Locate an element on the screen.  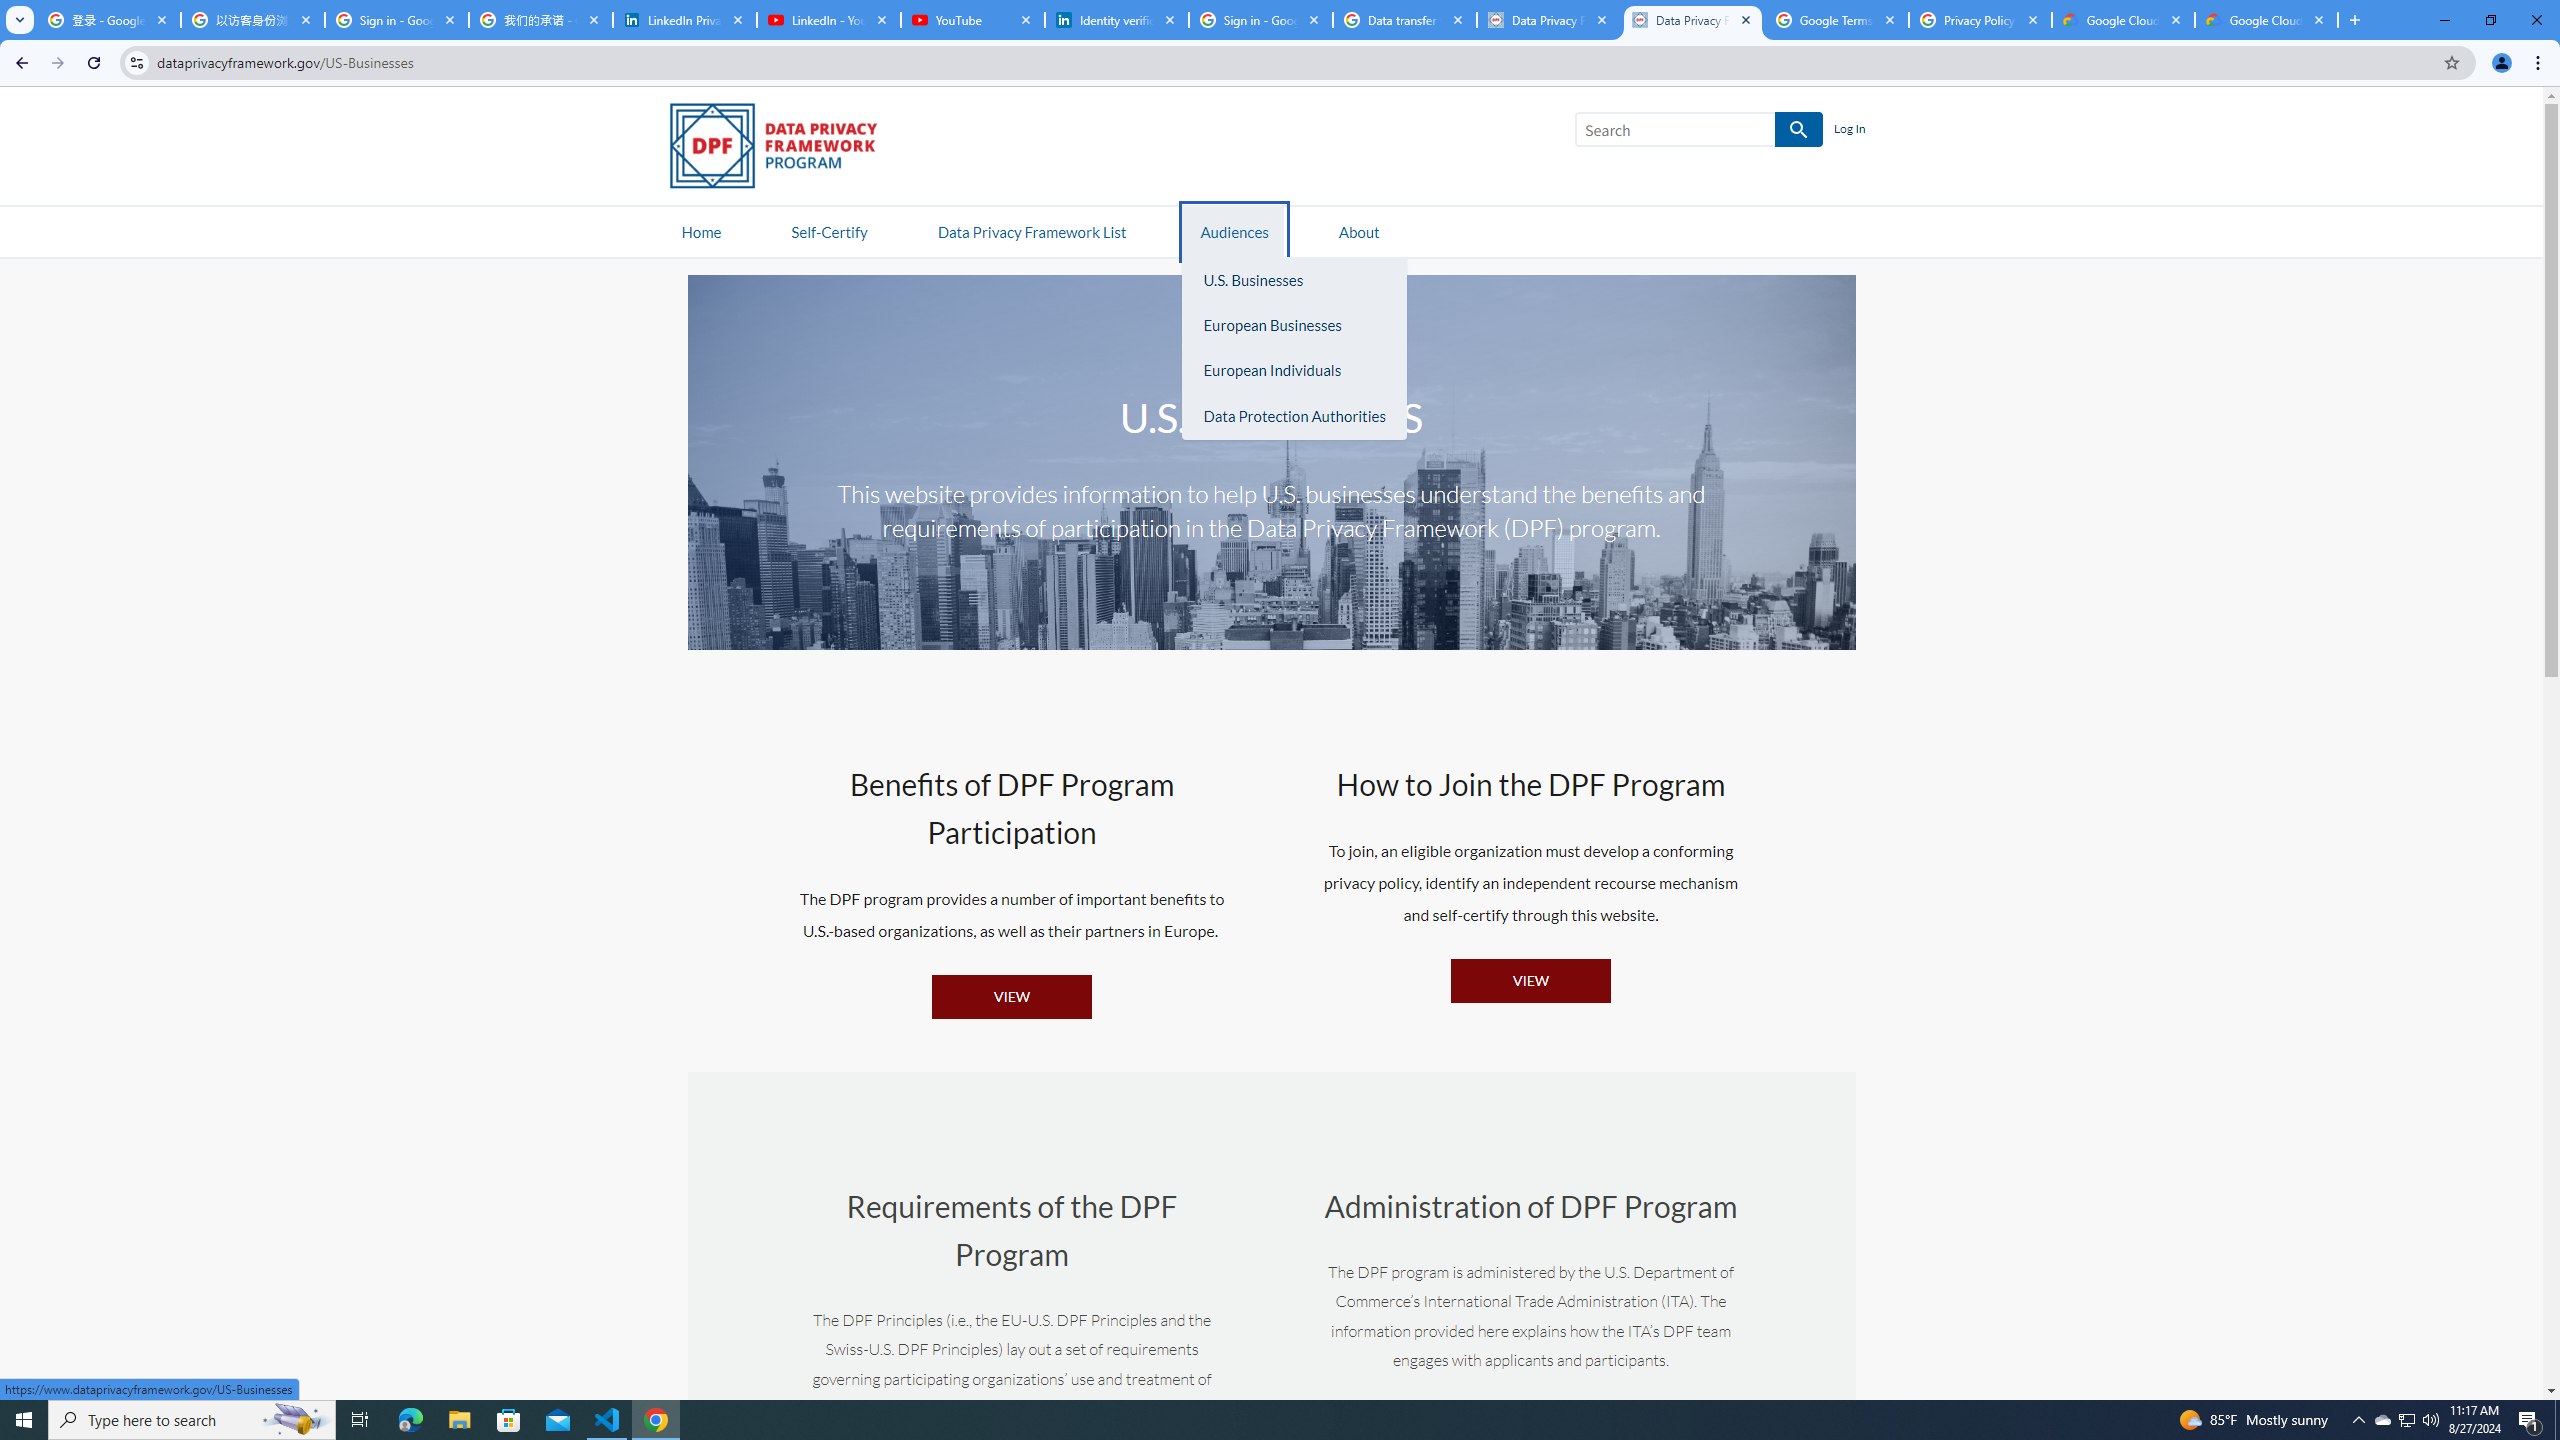
'Log In' is located at coordinates (1848, 129).